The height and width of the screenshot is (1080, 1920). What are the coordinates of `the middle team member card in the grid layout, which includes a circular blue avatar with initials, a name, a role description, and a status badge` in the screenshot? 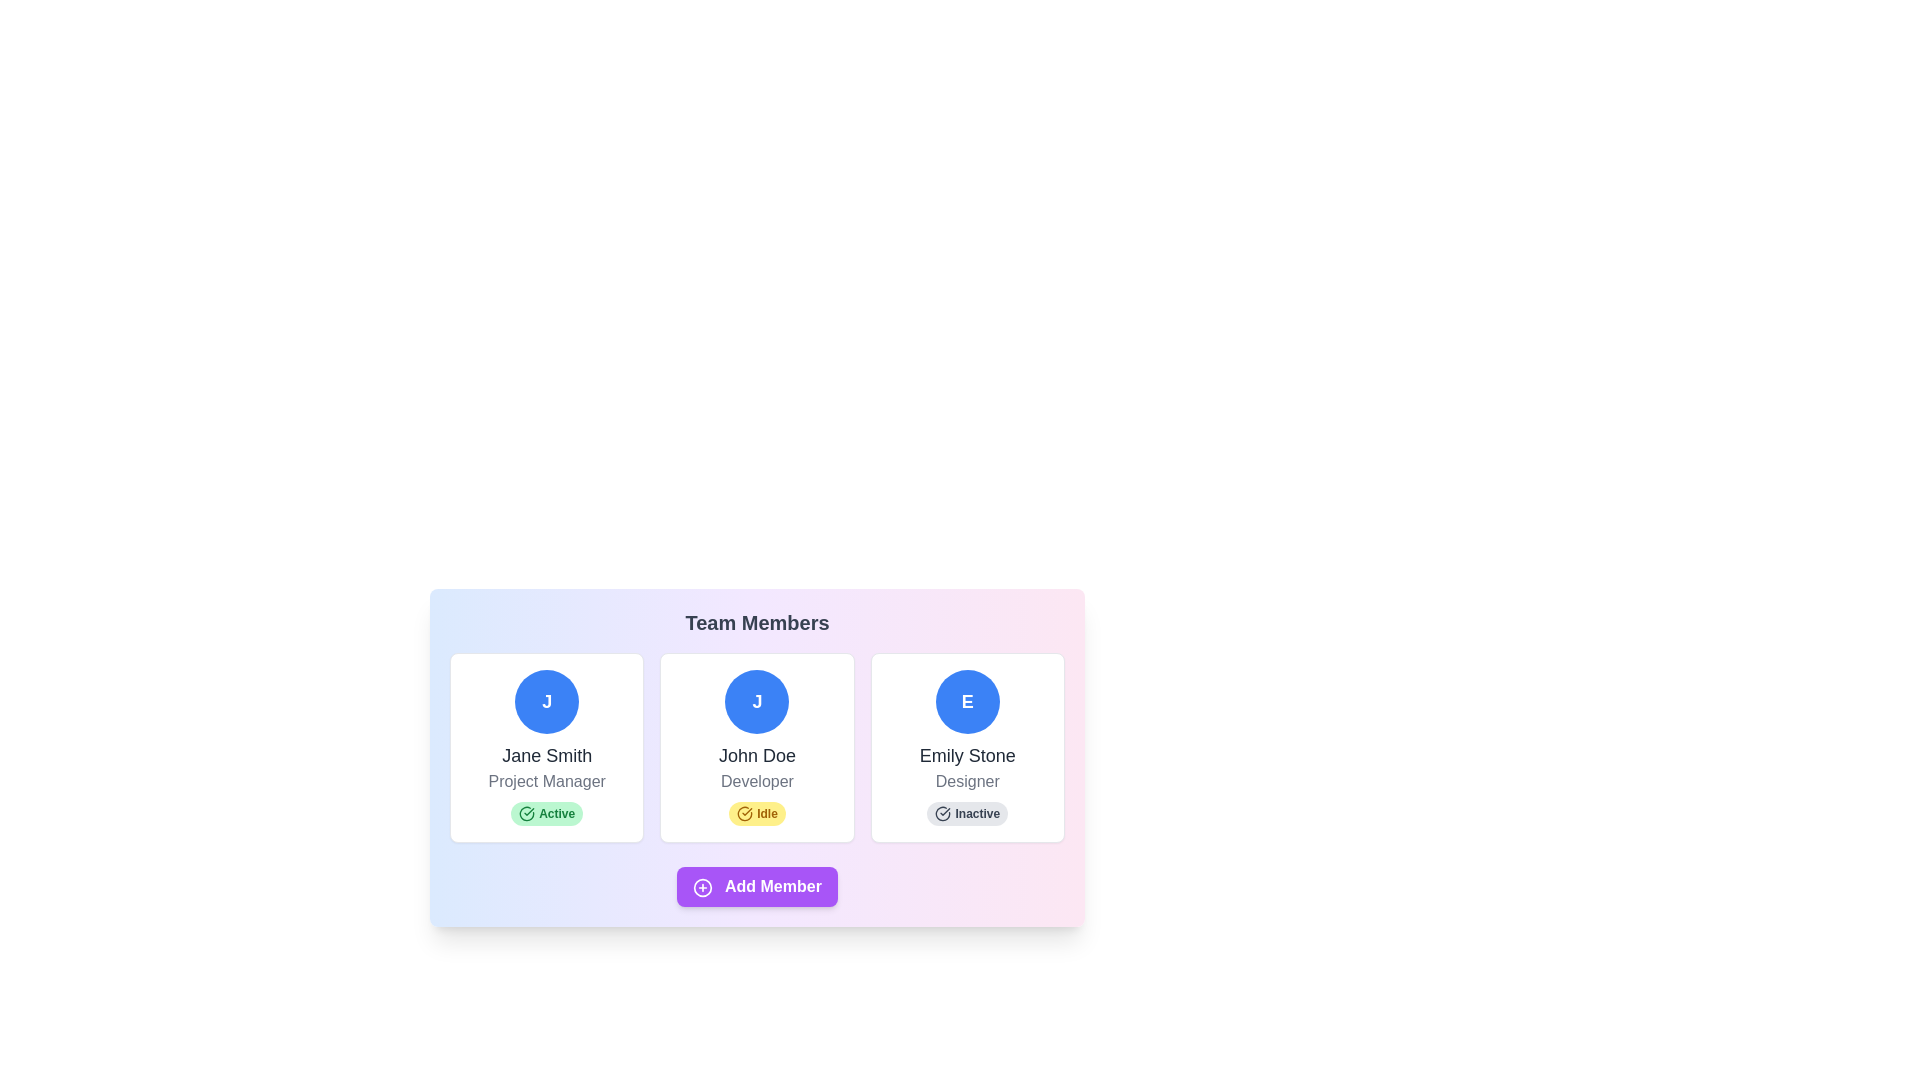 It's located at (756, 748).